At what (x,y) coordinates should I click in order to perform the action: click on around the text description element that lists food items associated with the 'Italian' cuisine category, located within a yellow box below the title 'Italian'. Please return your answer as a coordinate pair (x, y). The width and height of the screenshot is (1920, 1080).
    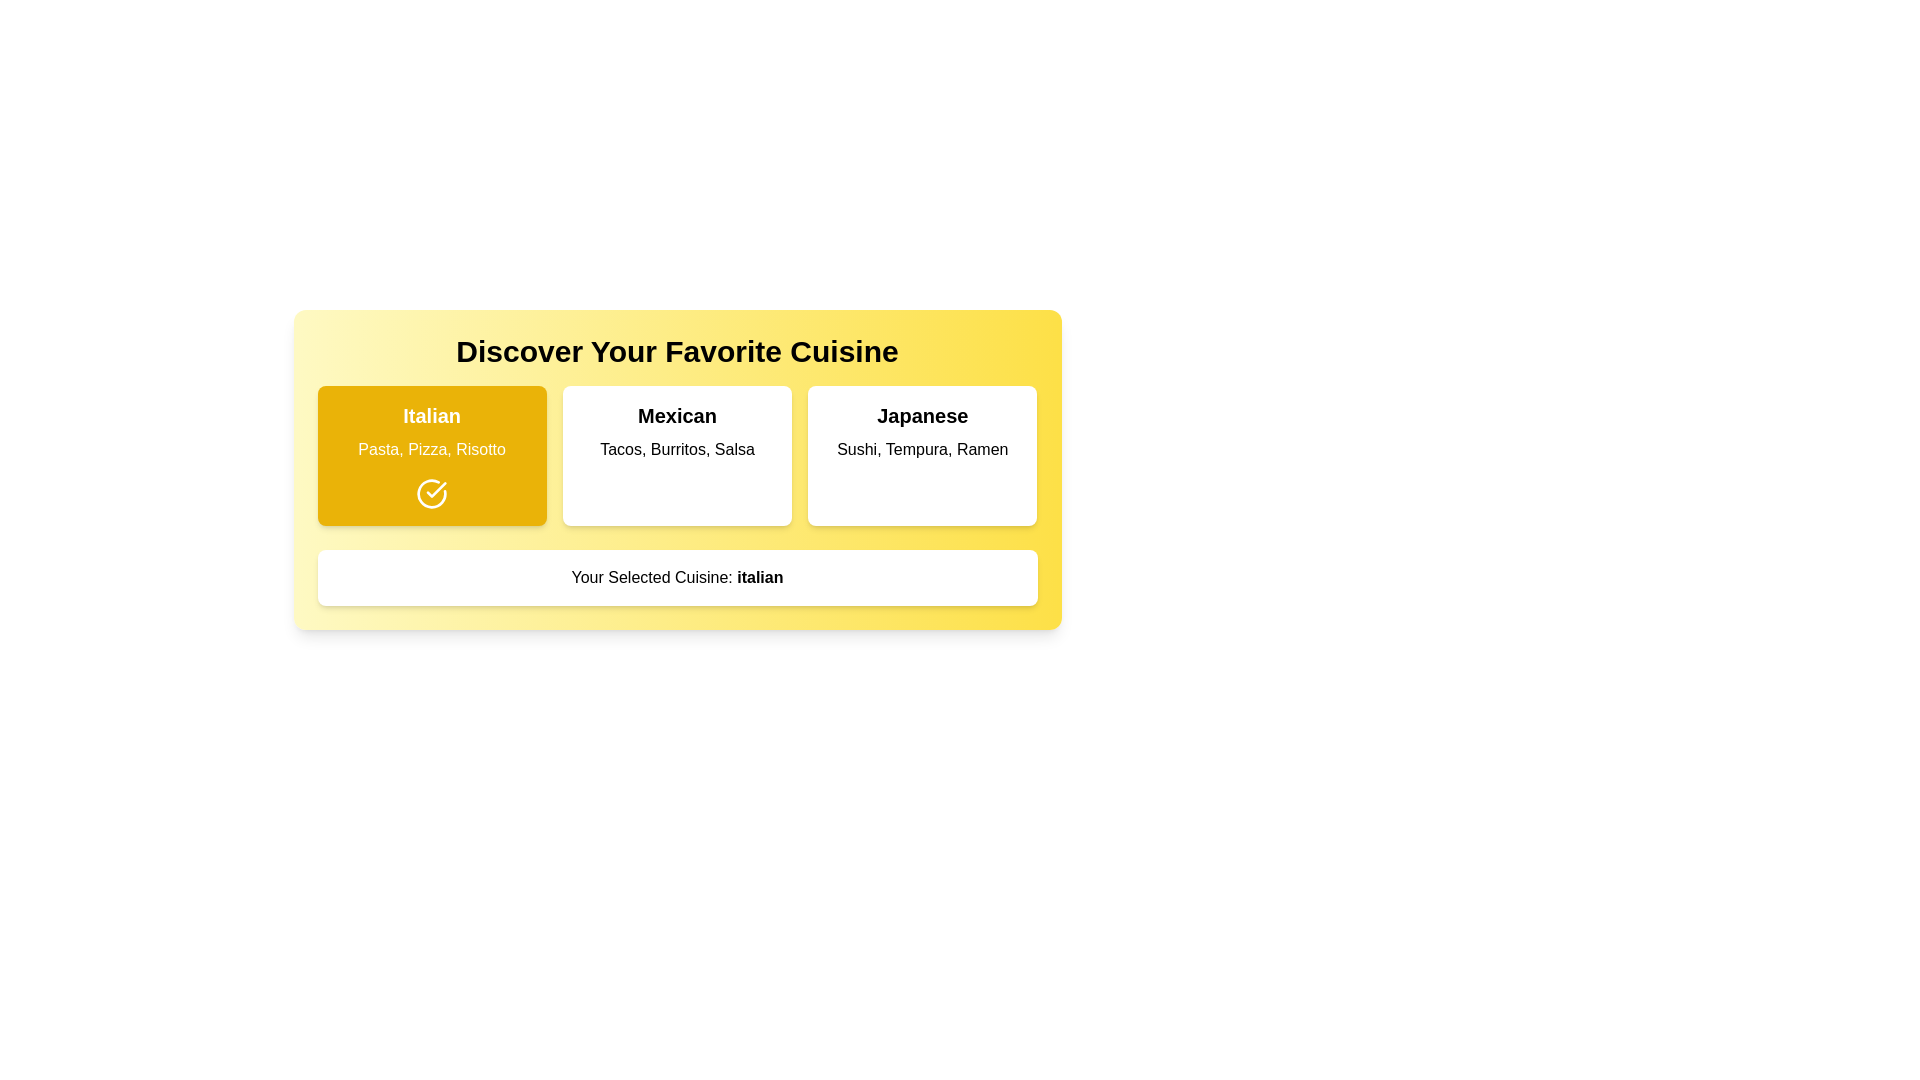
    Looking at the image, I should click on (431, 450).